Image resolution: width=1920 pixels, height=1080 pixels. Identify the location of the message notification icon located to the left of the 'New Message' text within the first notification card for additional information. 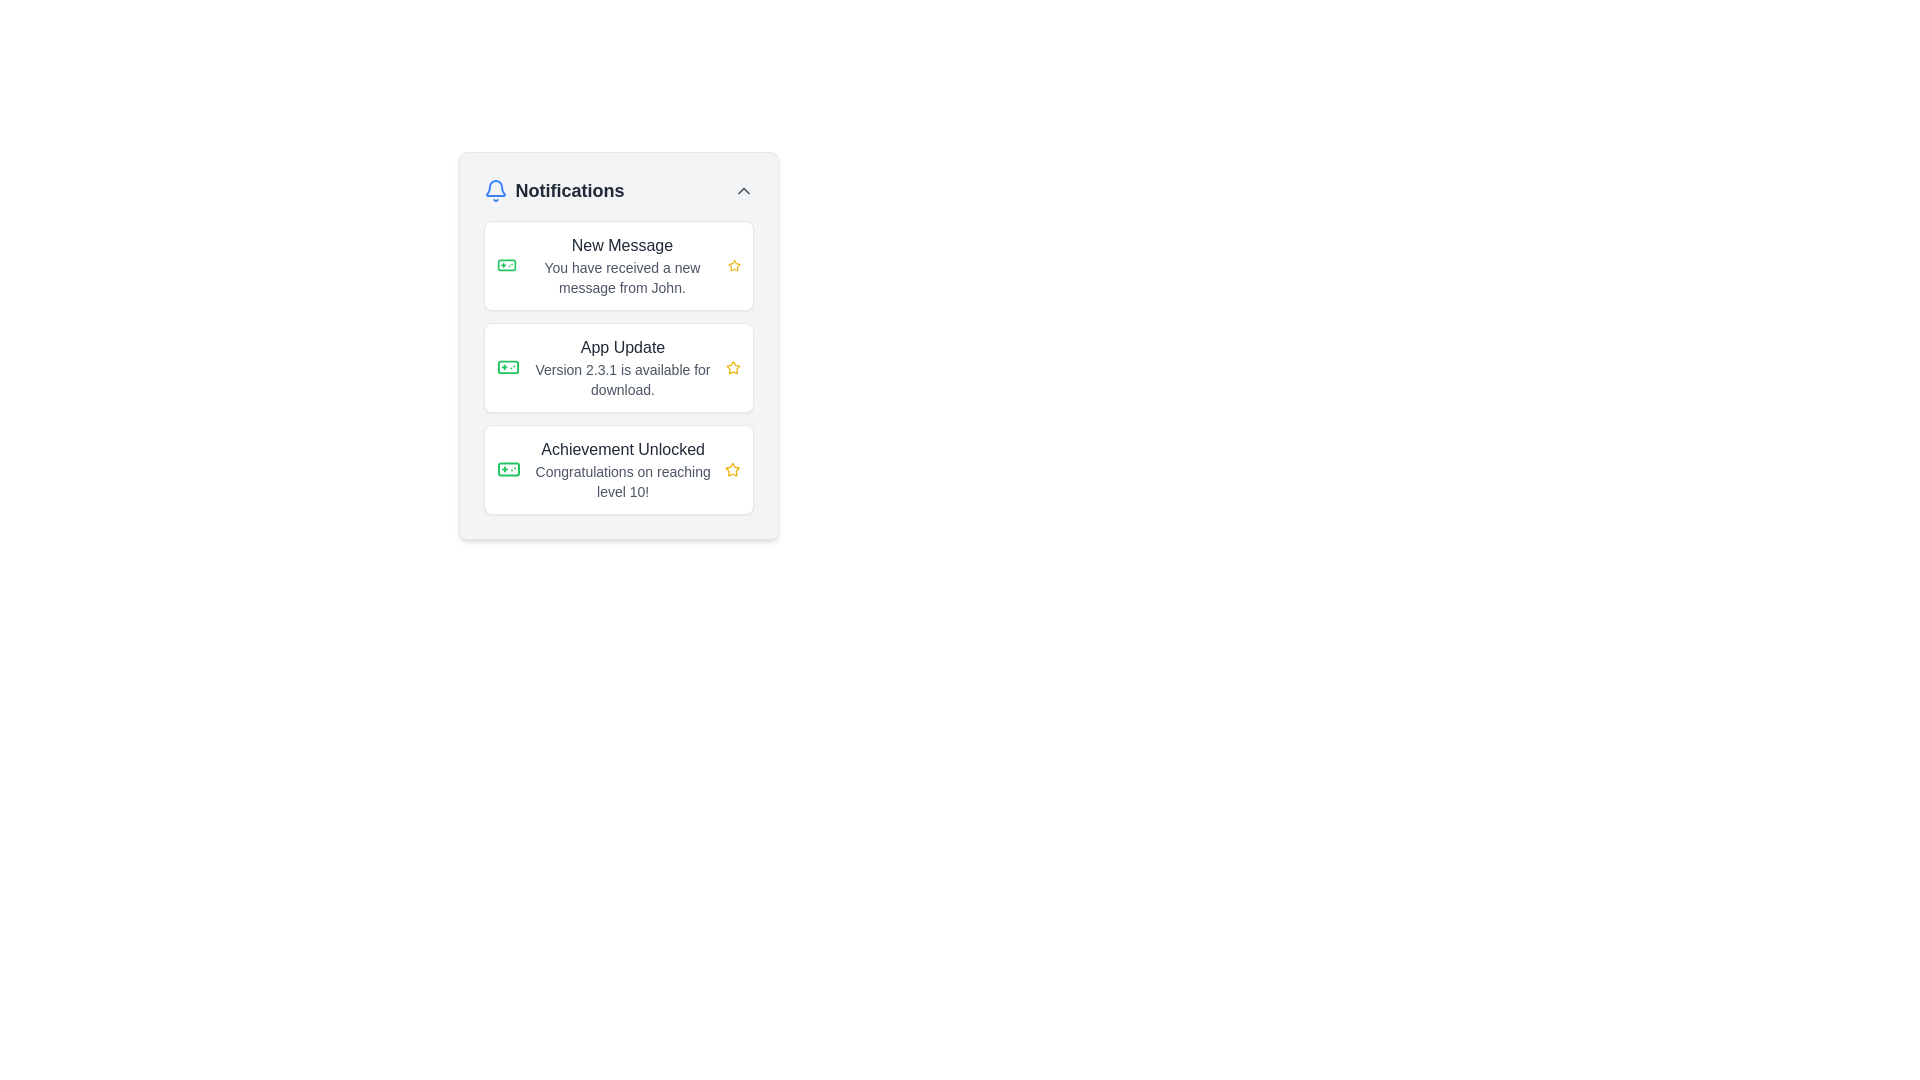
(506, 265).